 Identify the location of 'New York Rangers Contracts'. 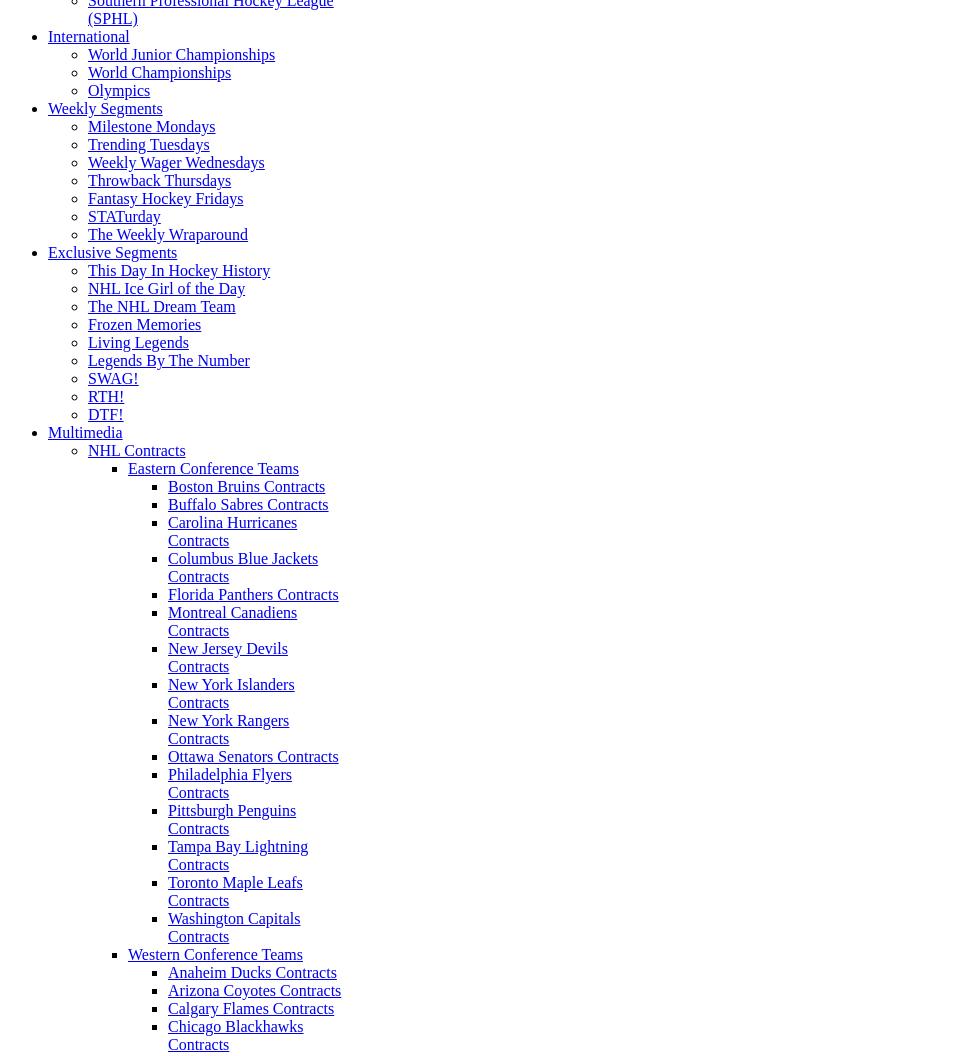
(228, 728).